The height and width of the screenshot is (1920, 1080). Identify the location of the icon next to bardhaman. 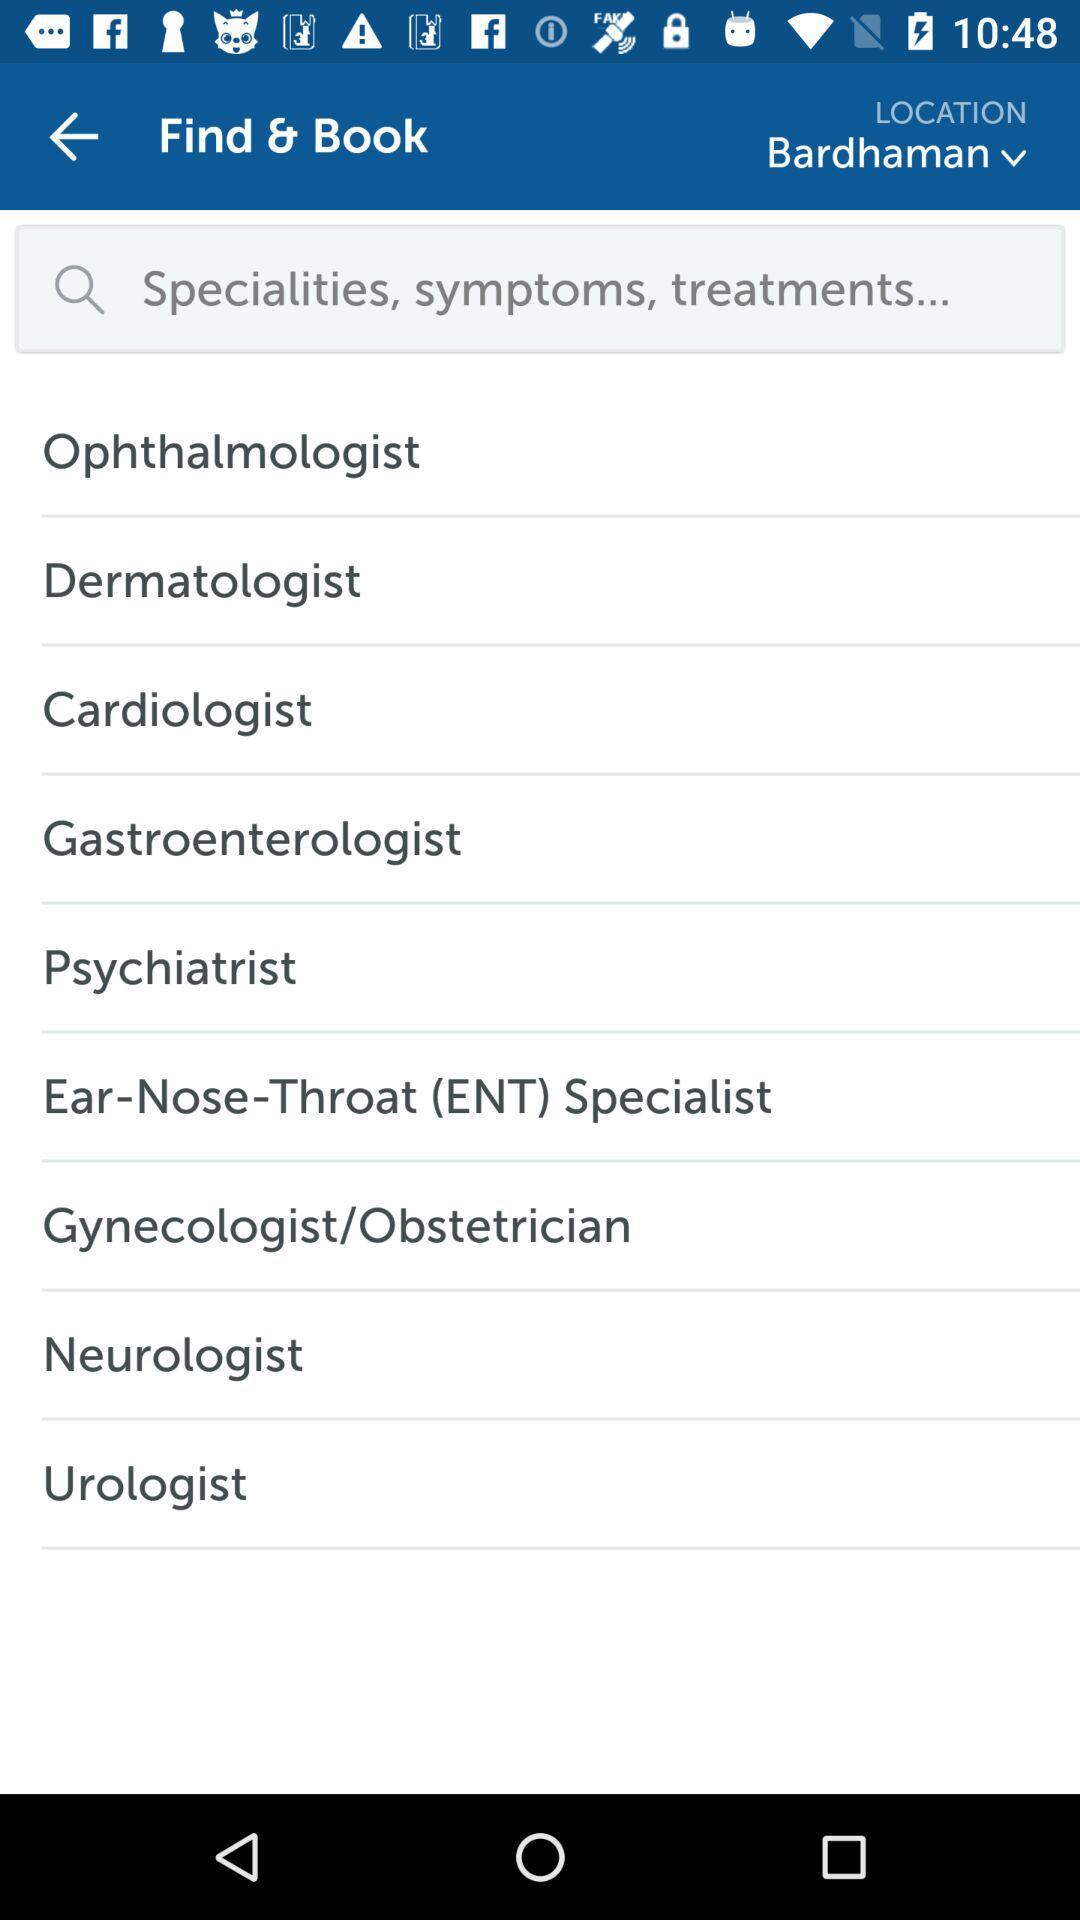
(1014, 157).